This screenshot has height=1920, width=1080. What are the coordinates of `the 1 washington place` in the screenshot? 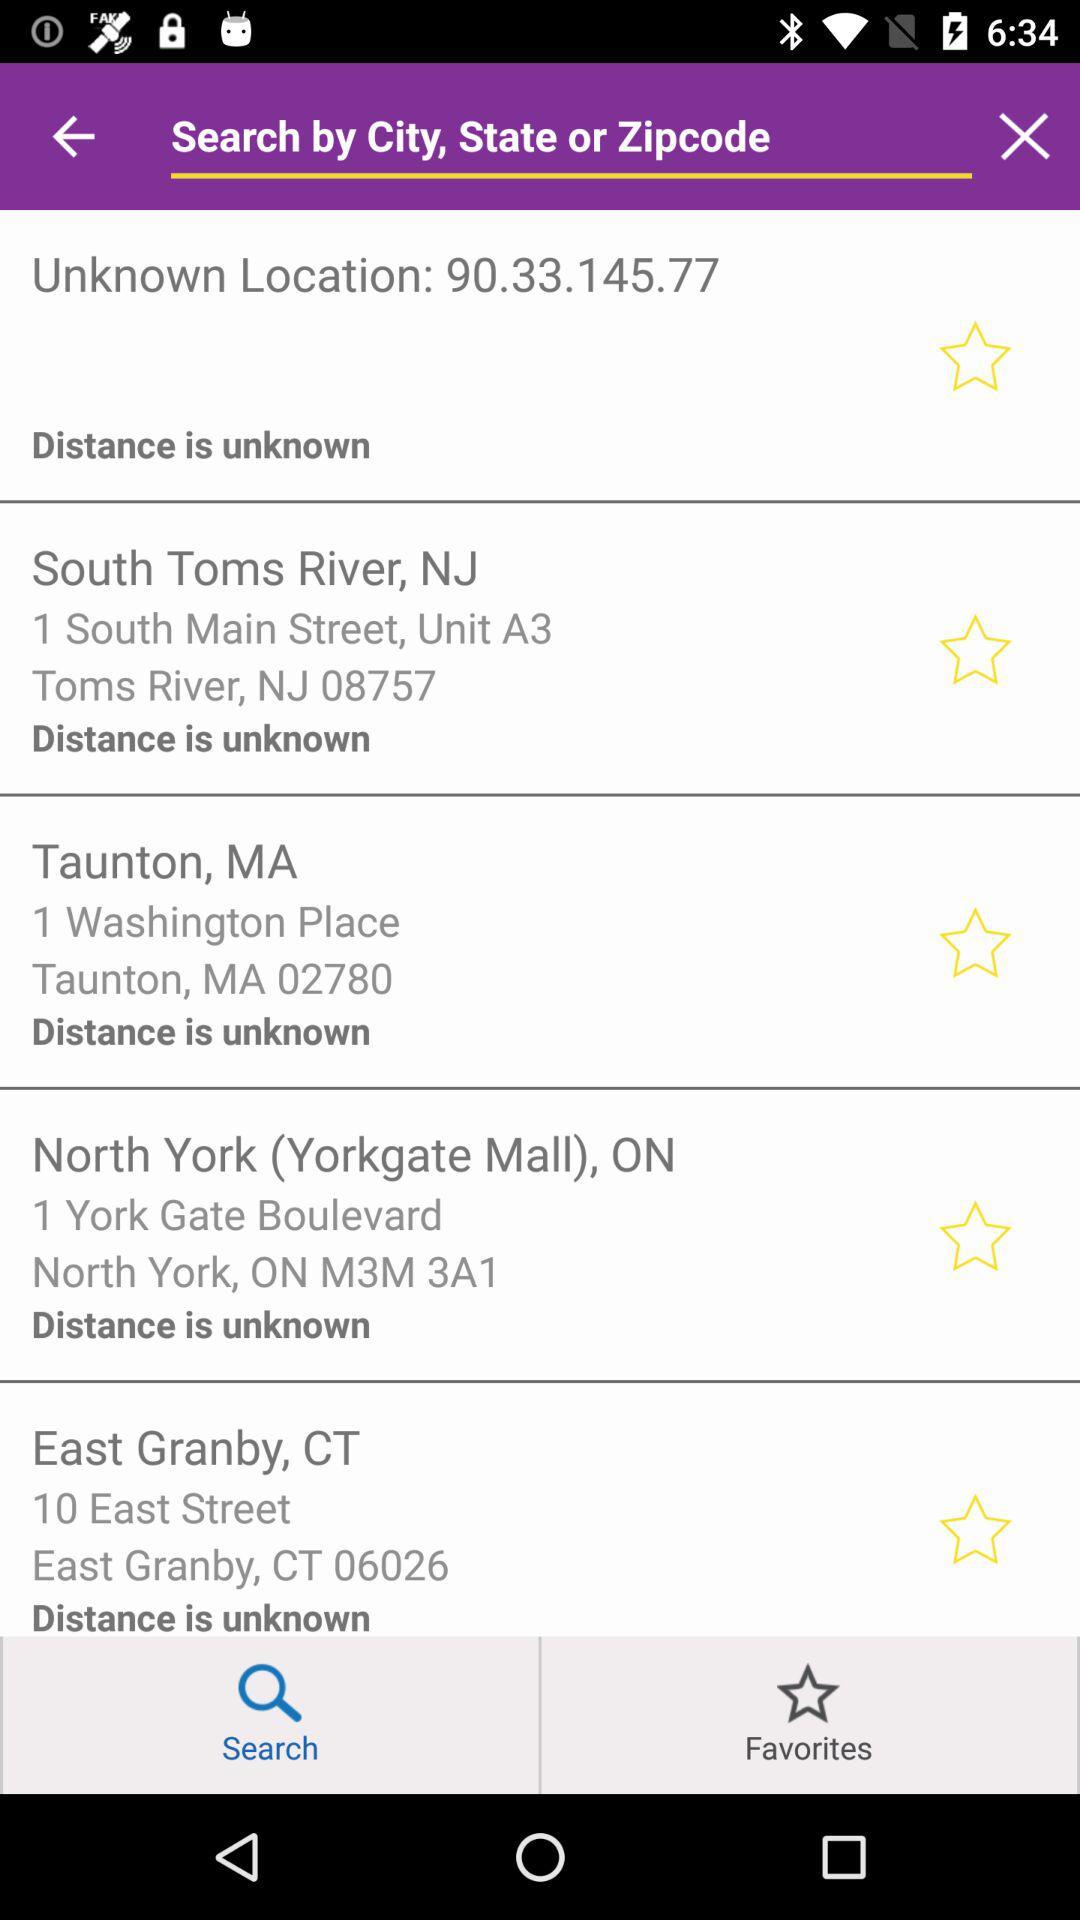 It's located at (470, 919).